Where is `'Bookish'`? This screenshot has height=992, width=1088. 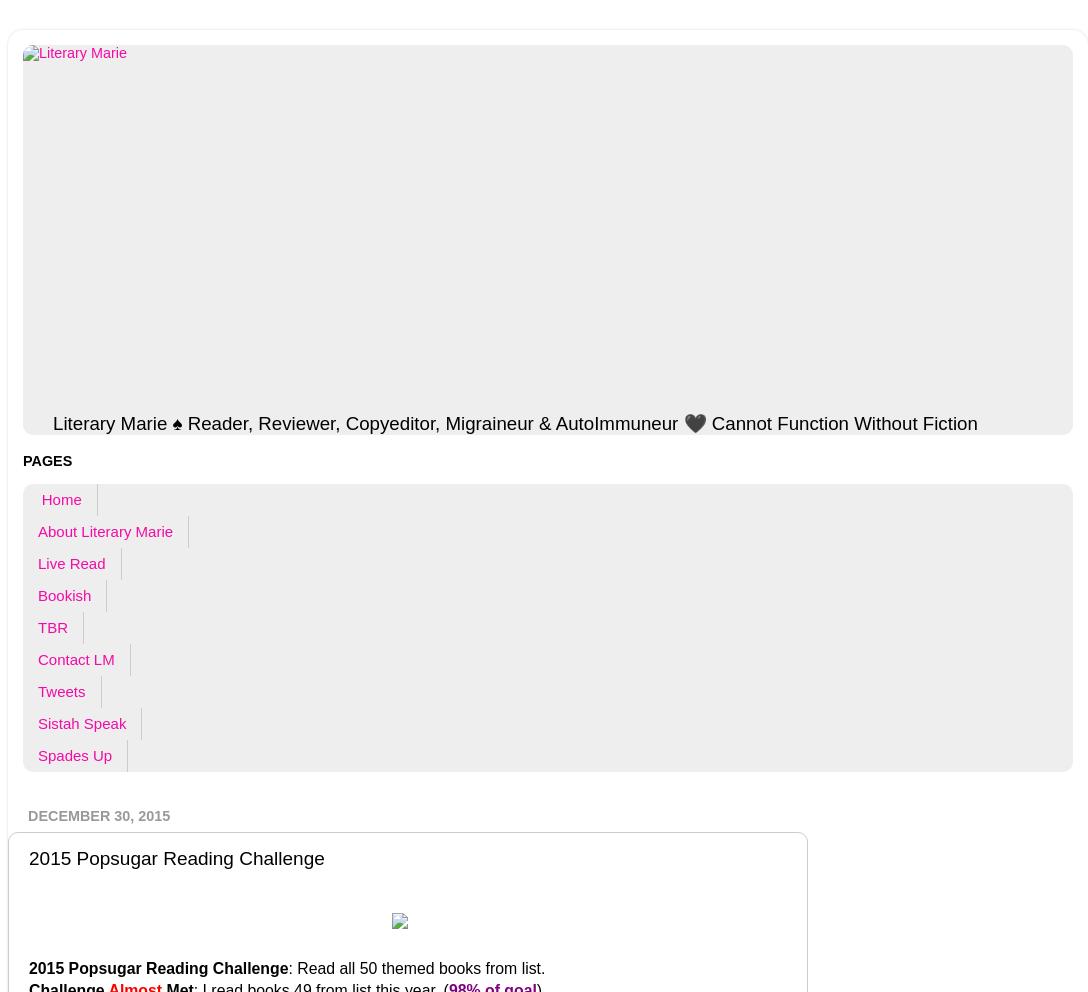
'Bookish' is located at coordinates (37, 594).